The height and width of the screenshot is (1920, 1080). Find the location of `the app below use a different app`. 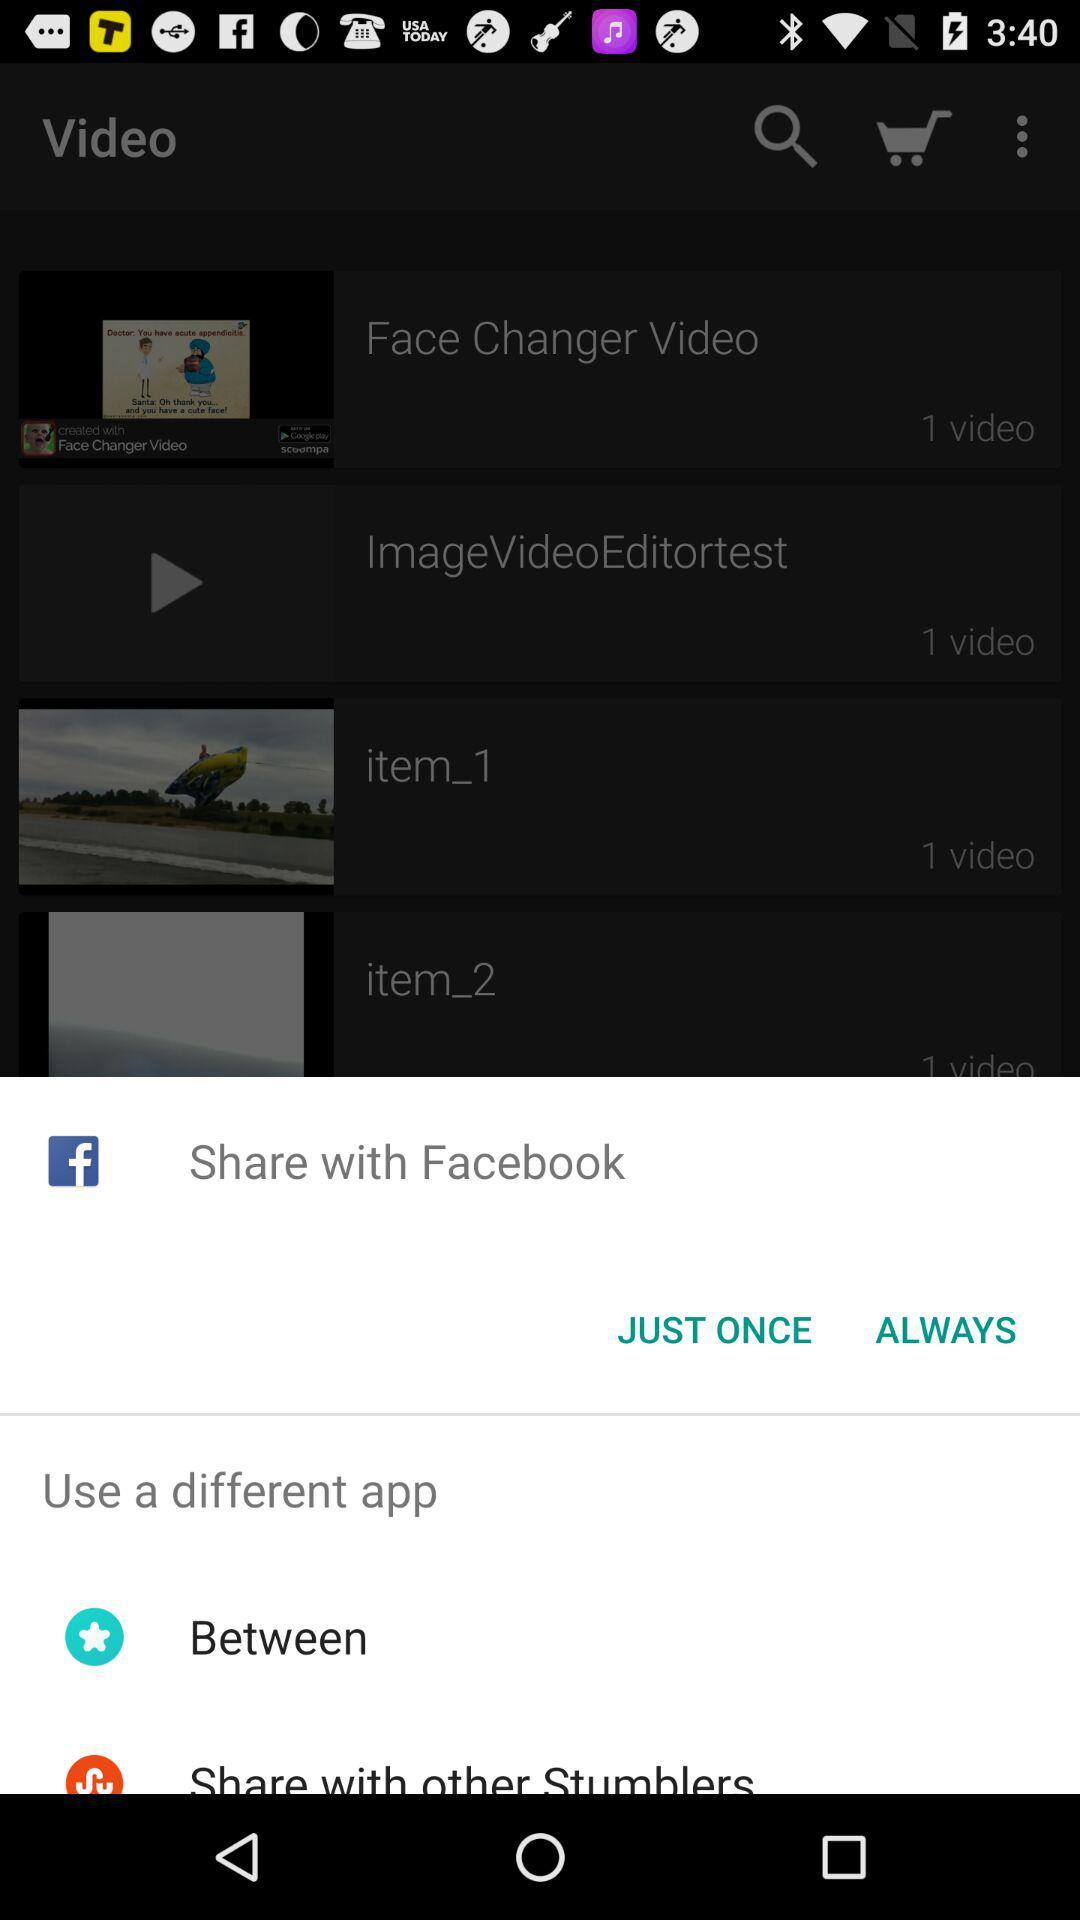

the app below use a different app is located at coordinates (278, 1636).